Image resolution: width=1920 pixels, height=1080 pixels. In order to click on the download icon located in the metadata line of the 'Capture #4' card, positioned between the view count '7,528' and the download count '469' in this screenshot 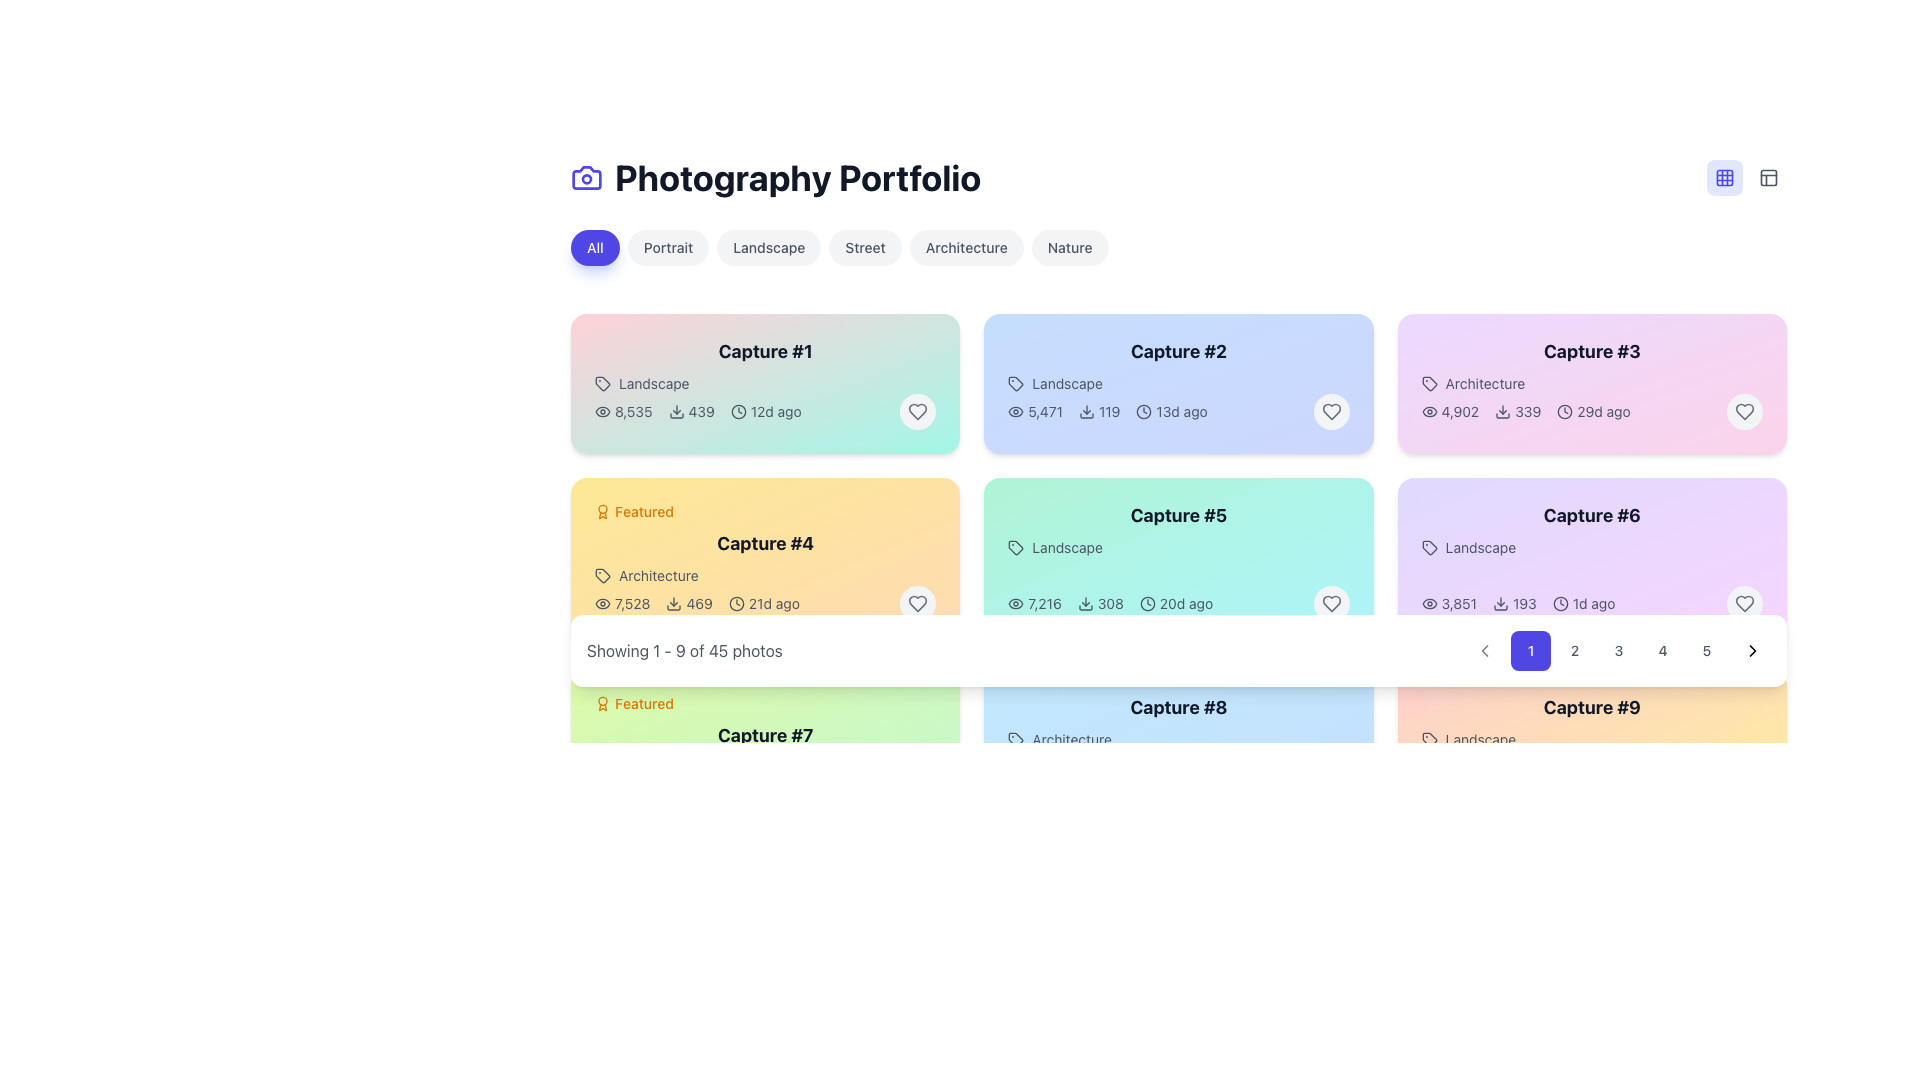, I will do `click(674, 603)`.